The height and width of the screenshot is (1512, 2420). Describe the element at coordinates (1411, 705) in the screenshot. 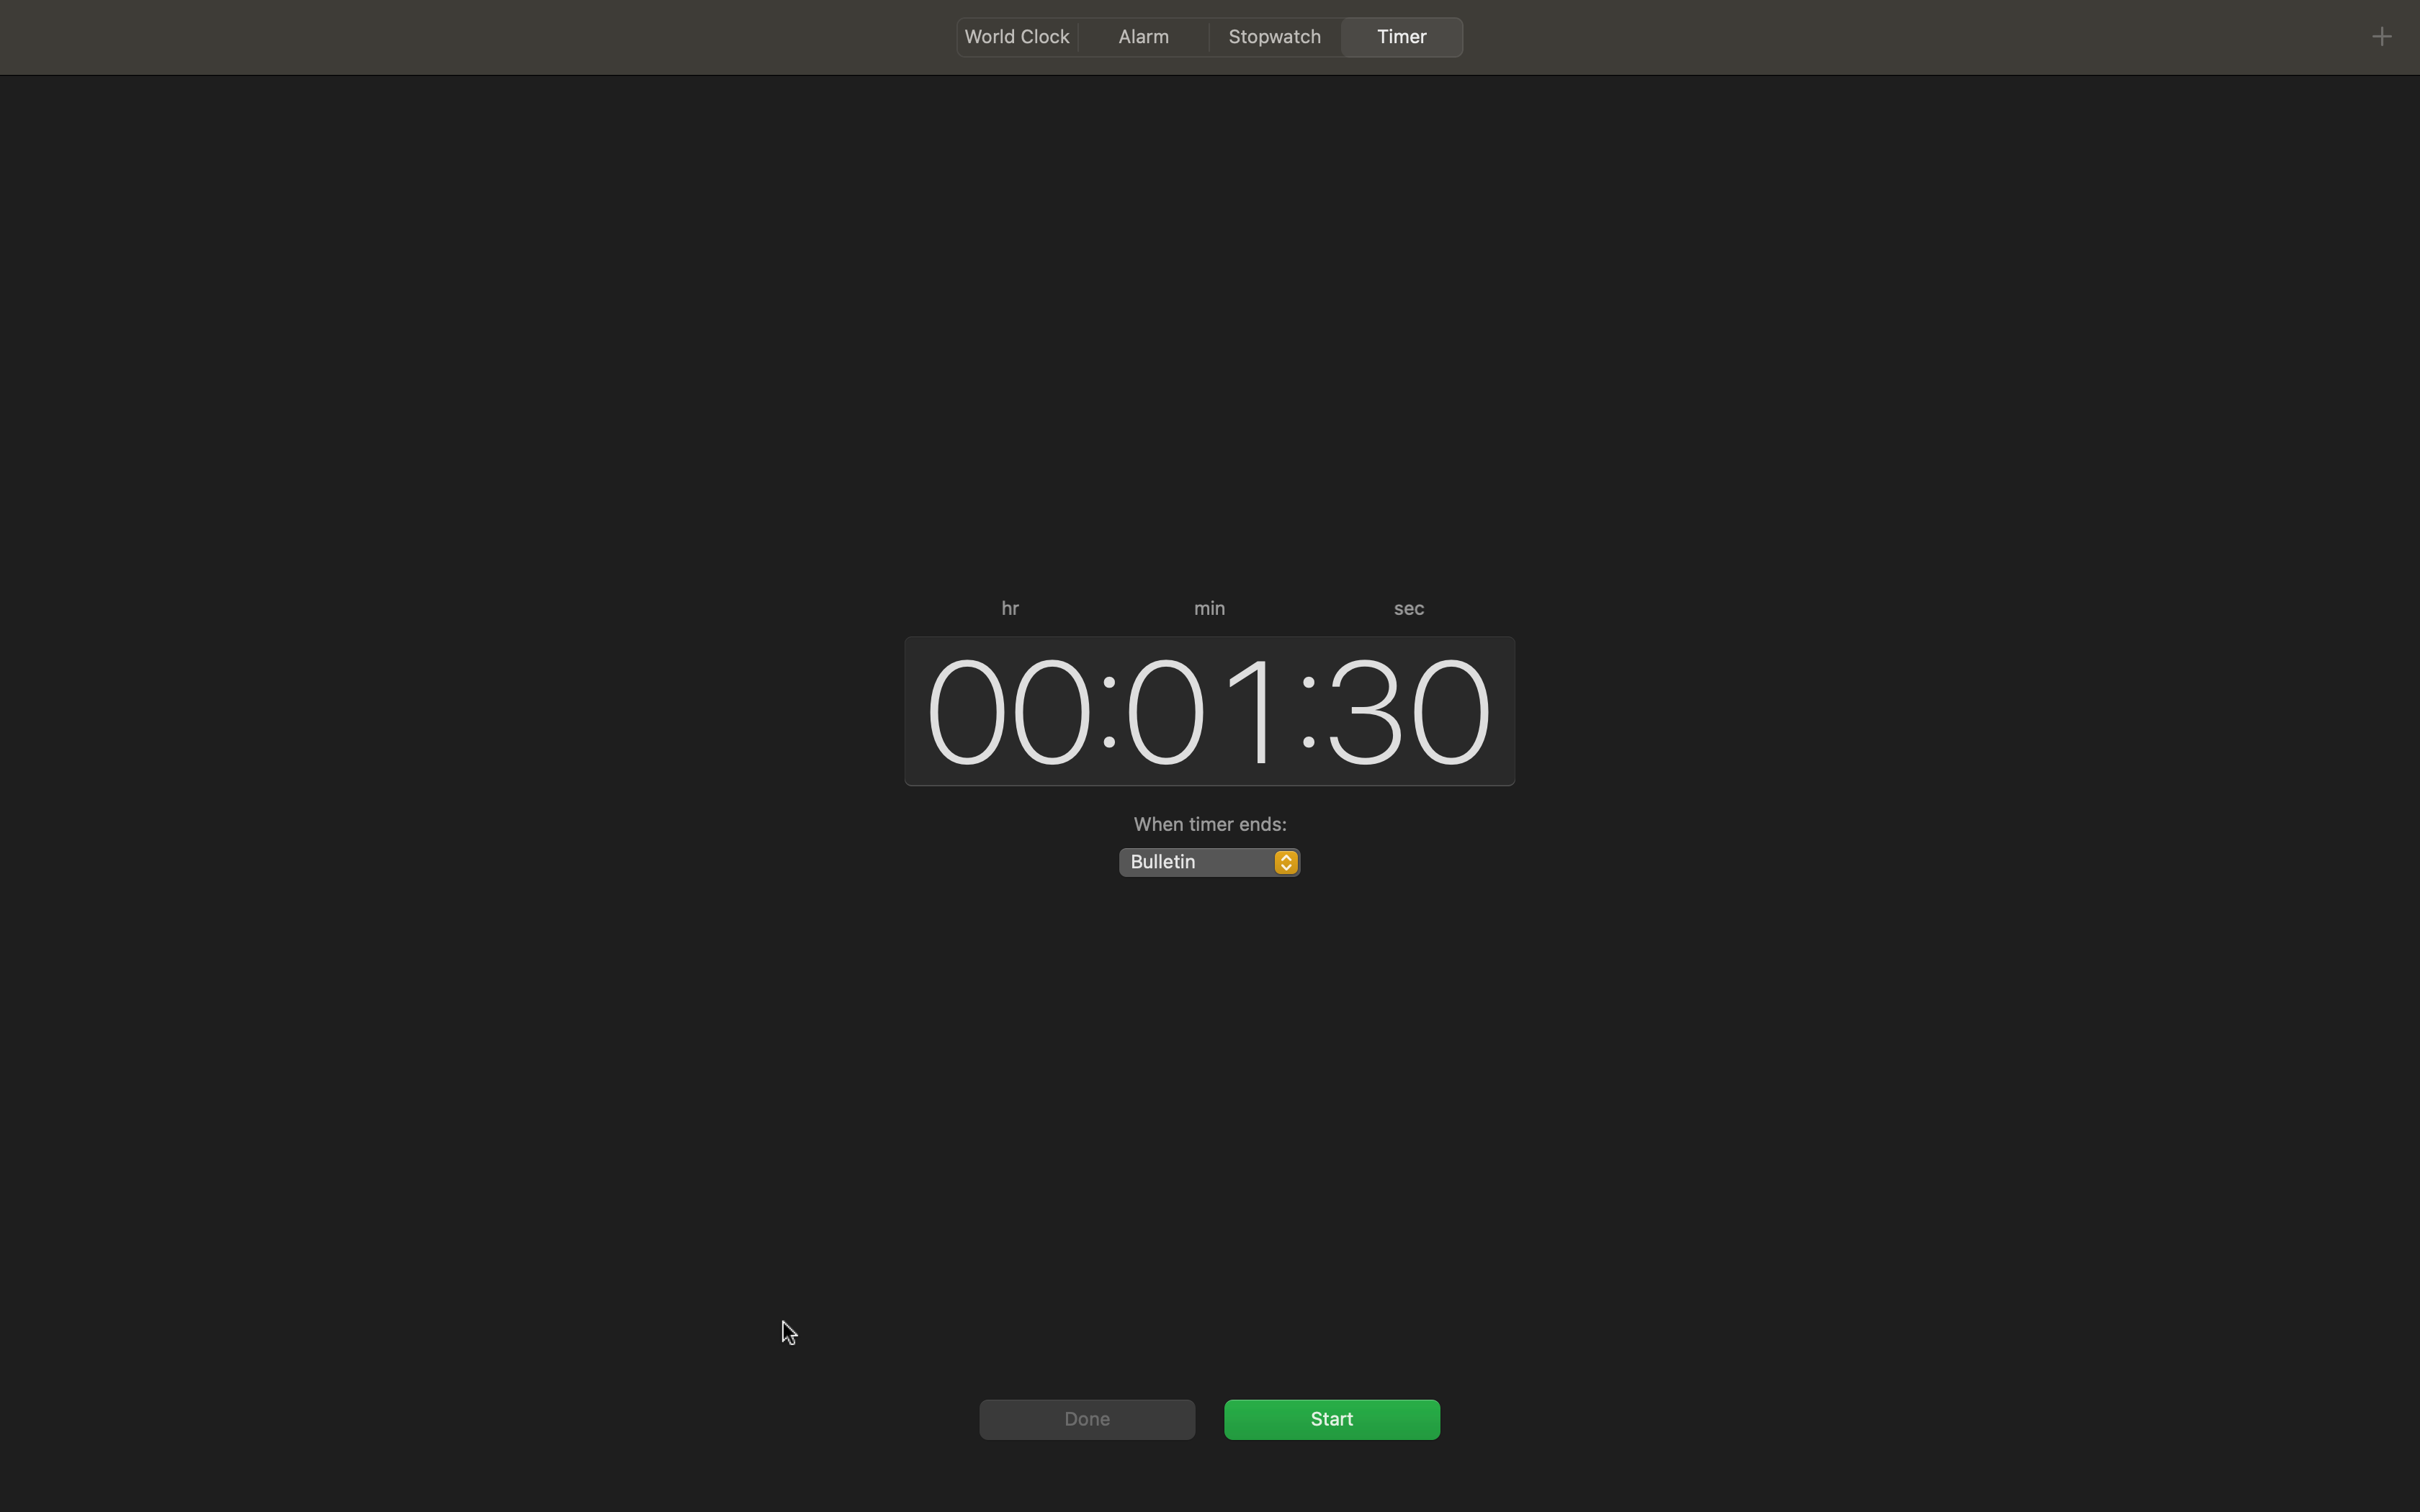

I see `Reset the seconds to zero` at that location.